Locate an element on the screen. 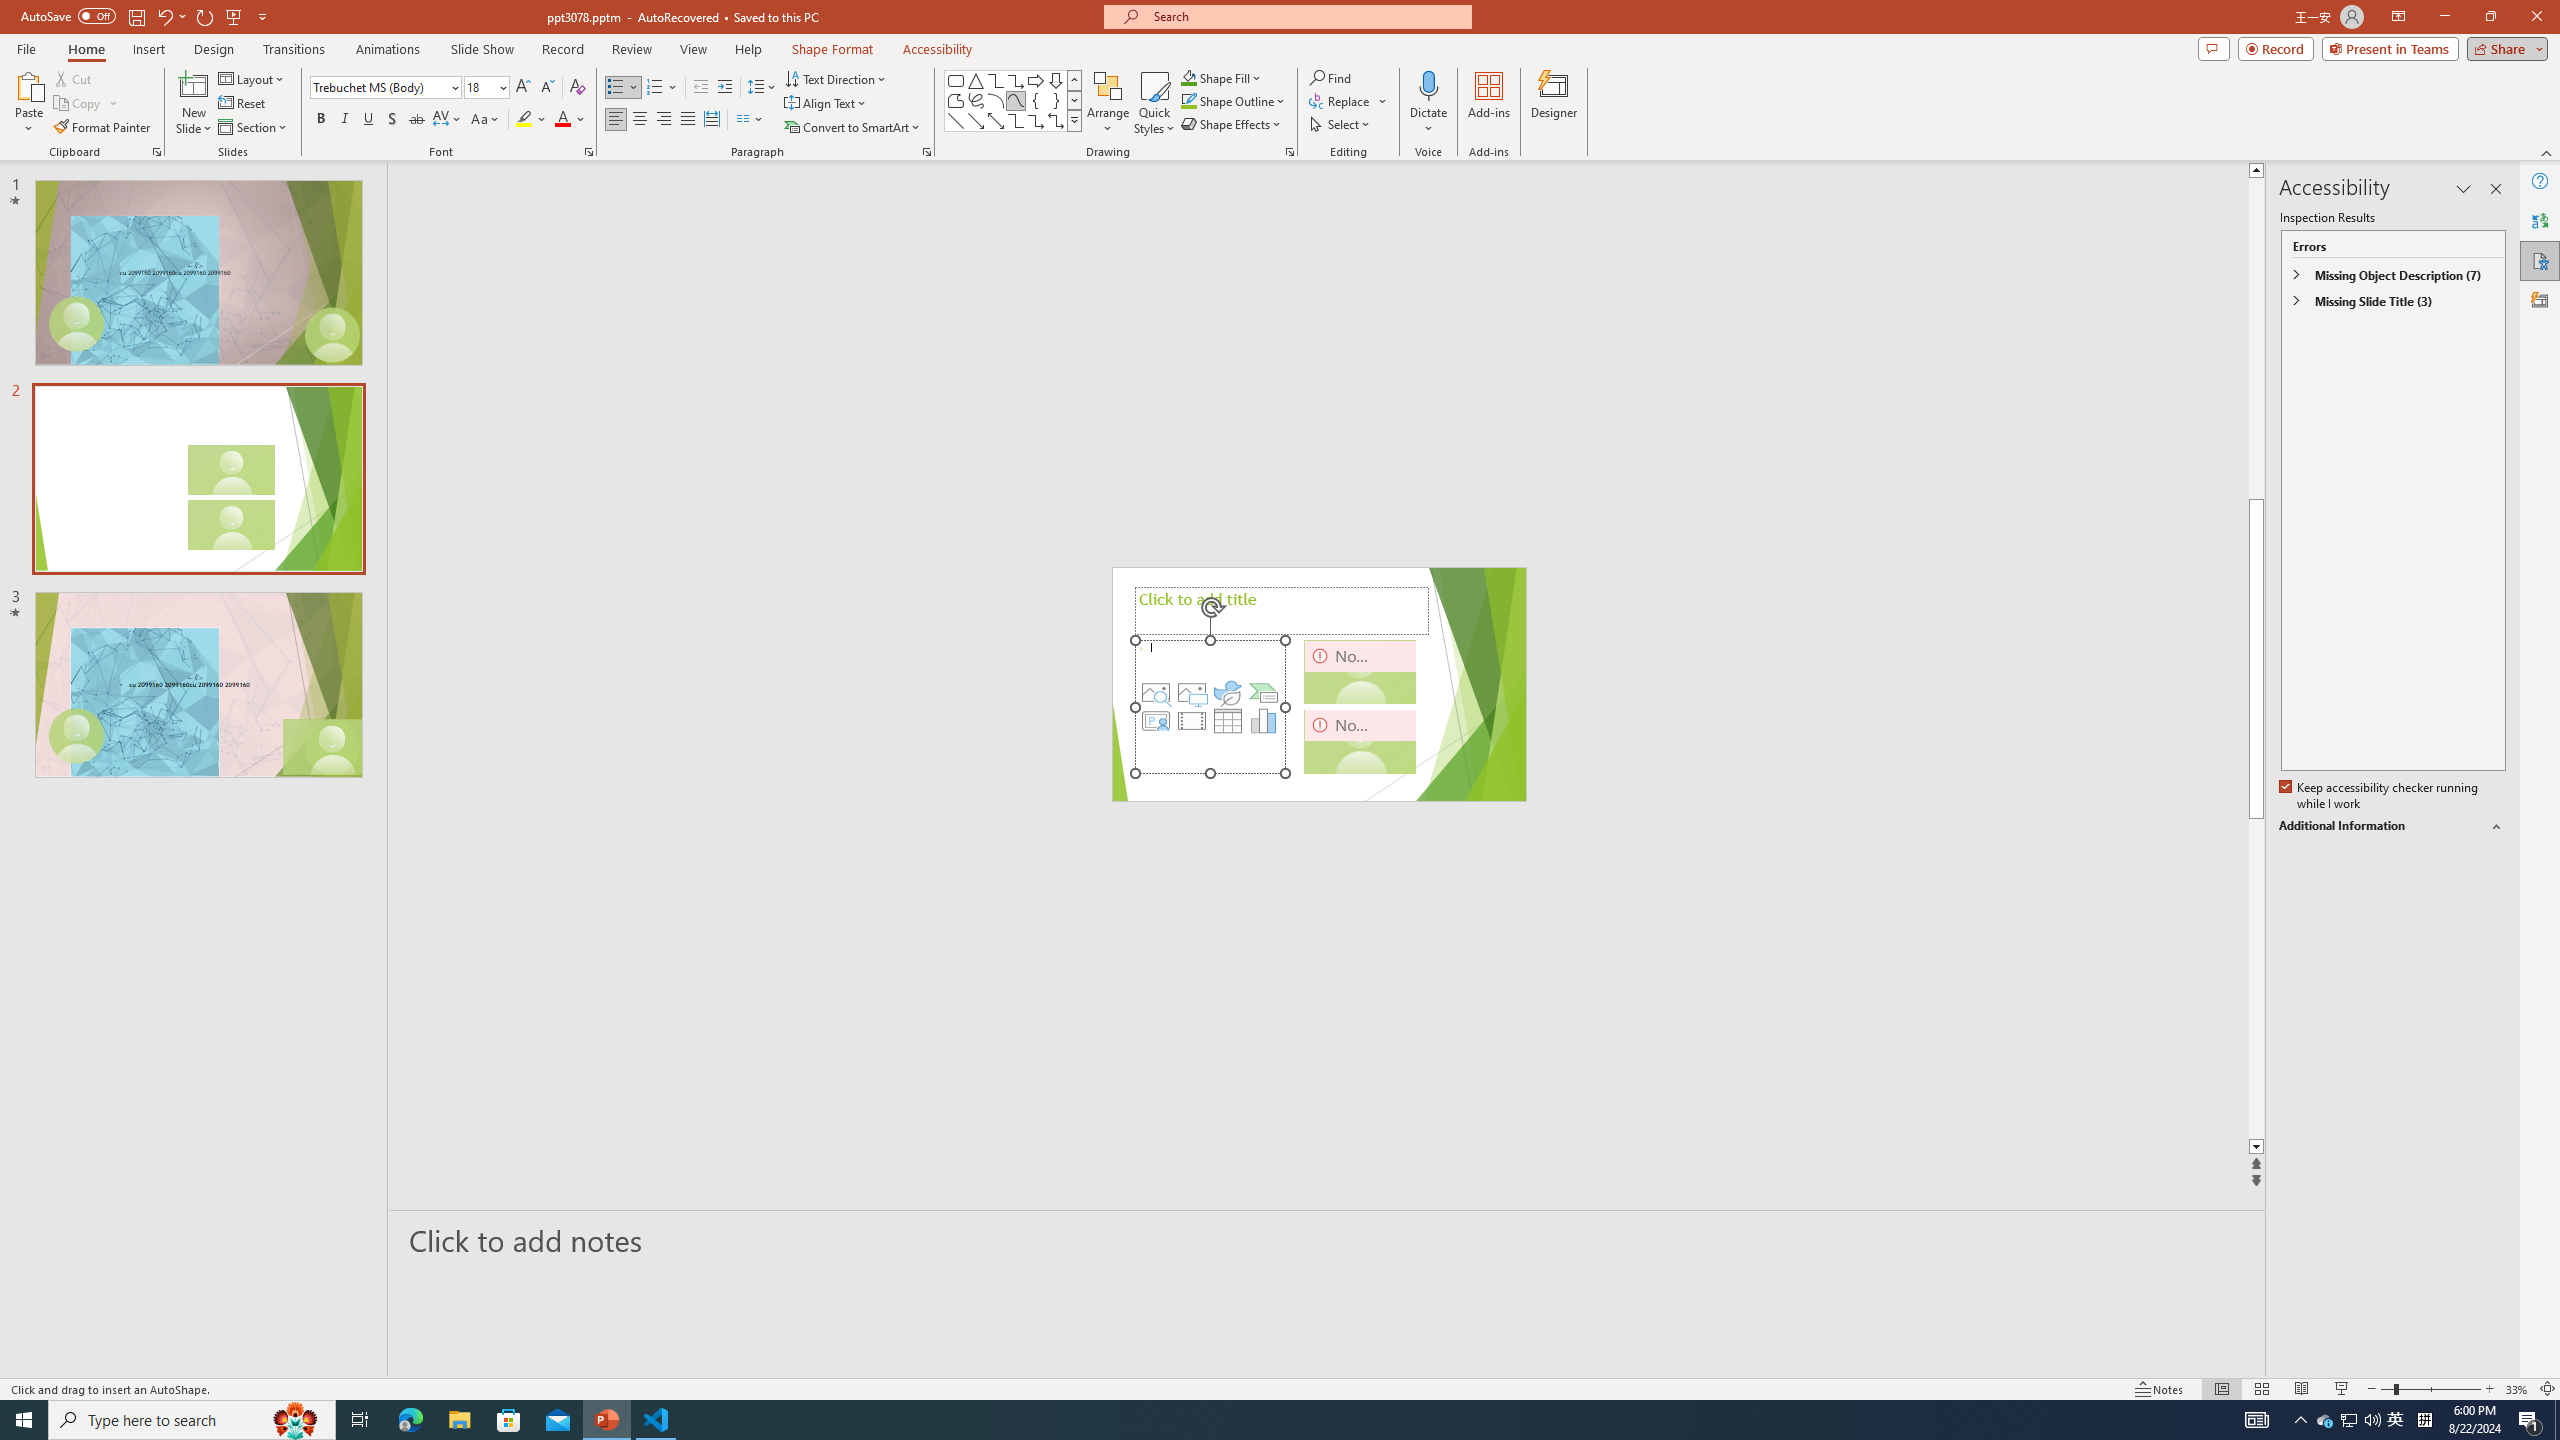 This screenshot has width=2560, height=1440. 'Title TextBox' is located at coordinates (1280, 610).